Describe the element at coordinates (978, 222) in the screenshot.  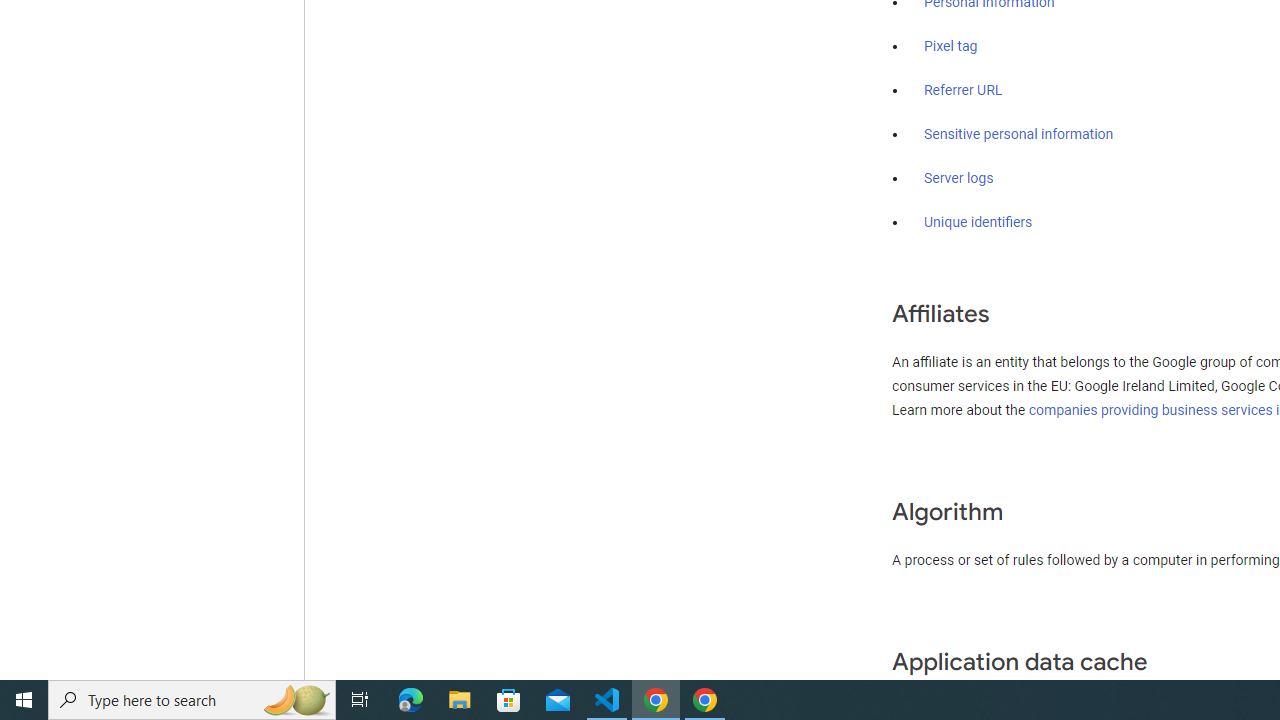
I see `'Unique identifiers'` at that location.